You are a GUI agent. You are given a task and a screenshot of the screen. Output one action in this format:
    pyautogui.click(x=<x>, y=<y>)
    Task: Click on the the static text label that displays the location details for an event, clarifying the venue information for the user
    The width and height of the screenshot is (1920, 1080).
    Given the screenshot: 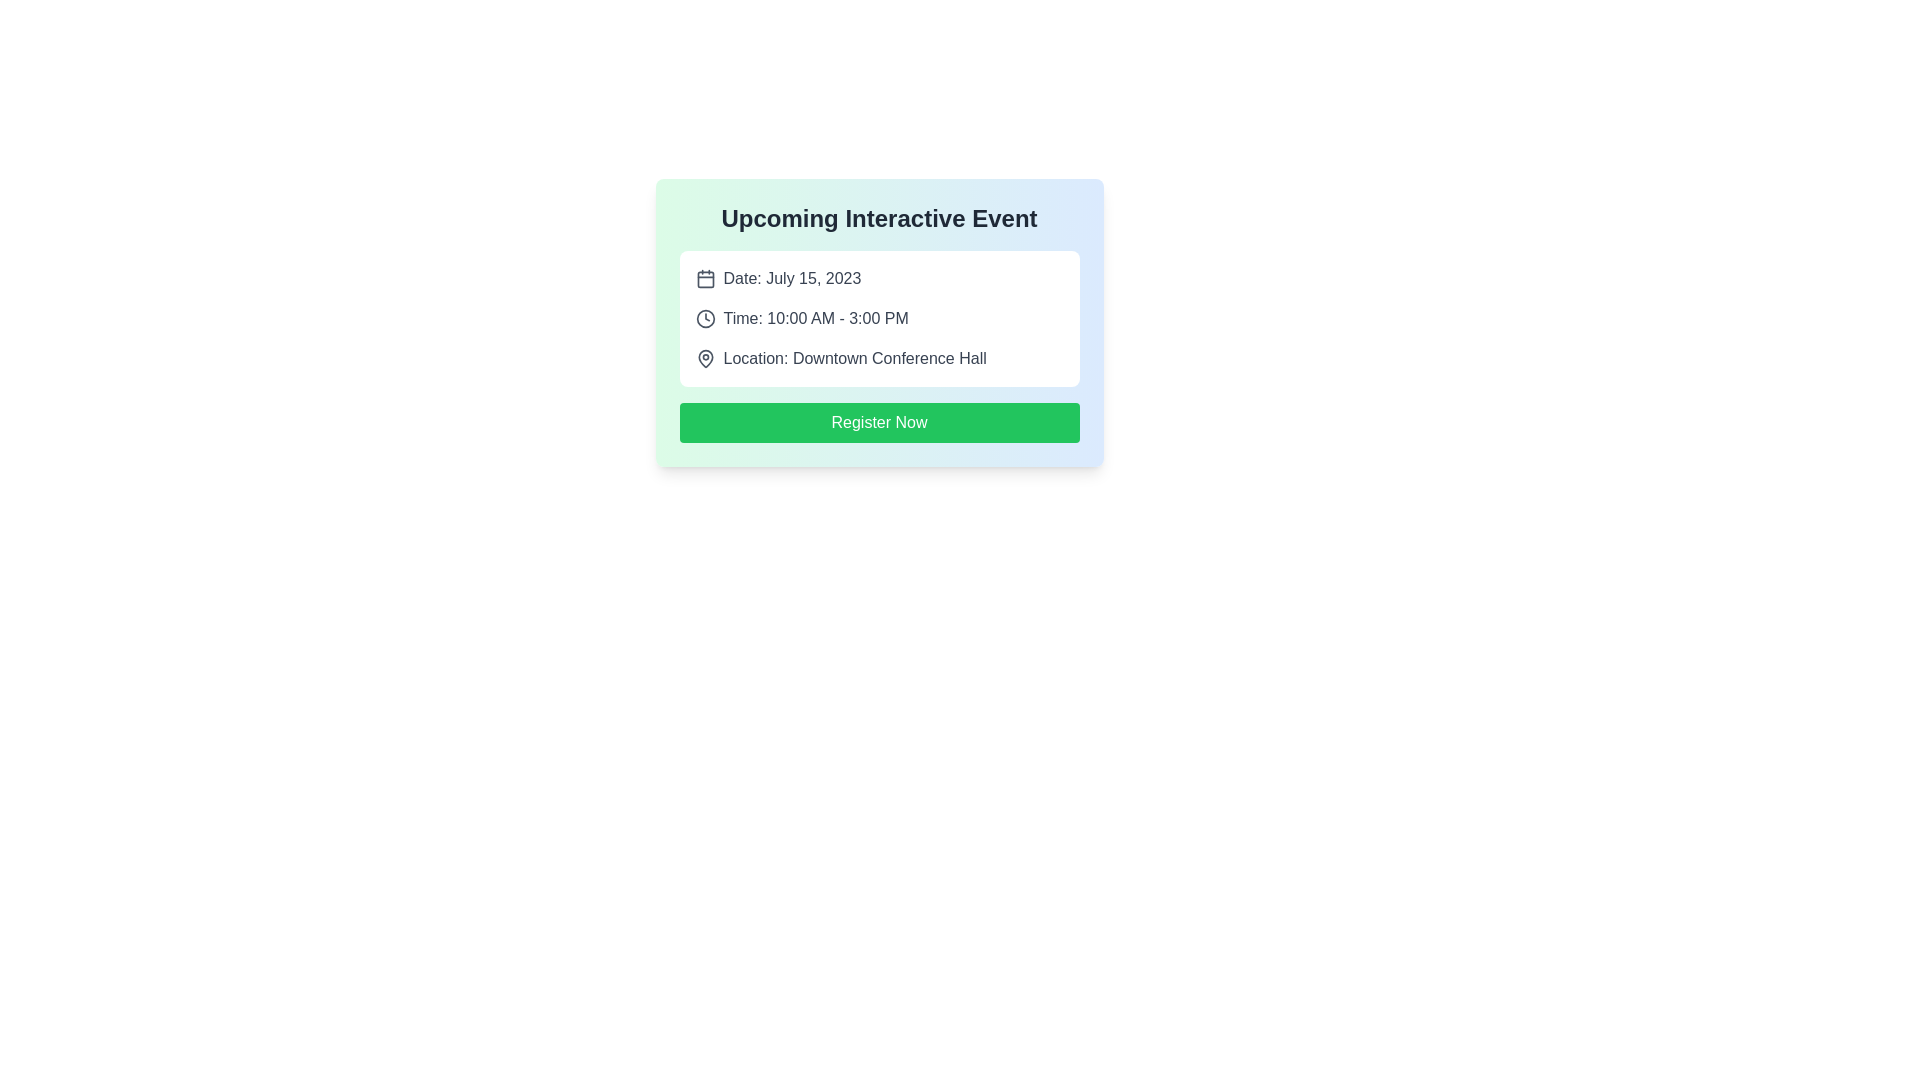 What is the action you would take?
    pyautogui.click(x=855, y=357)
    